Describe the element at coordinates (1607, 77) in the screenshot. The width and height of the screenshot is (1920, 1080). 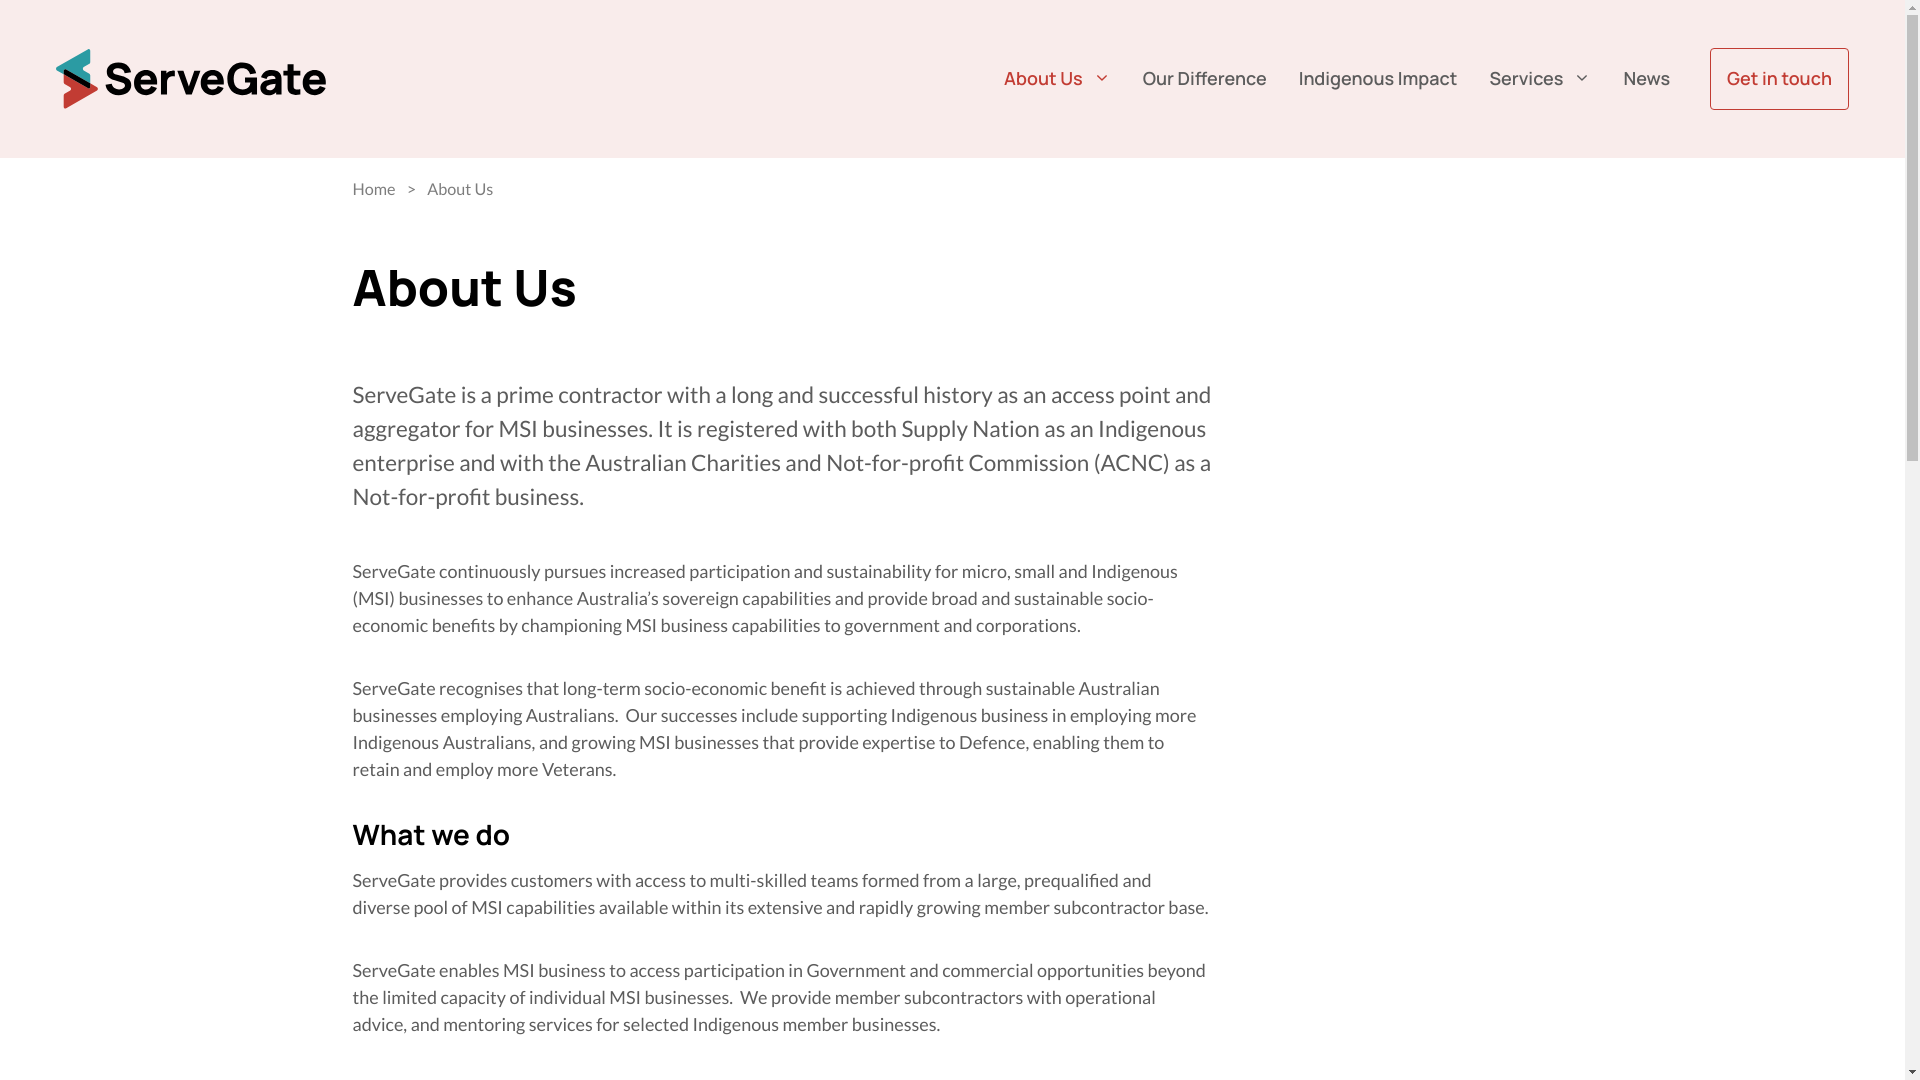
I see `'News'` at that location.